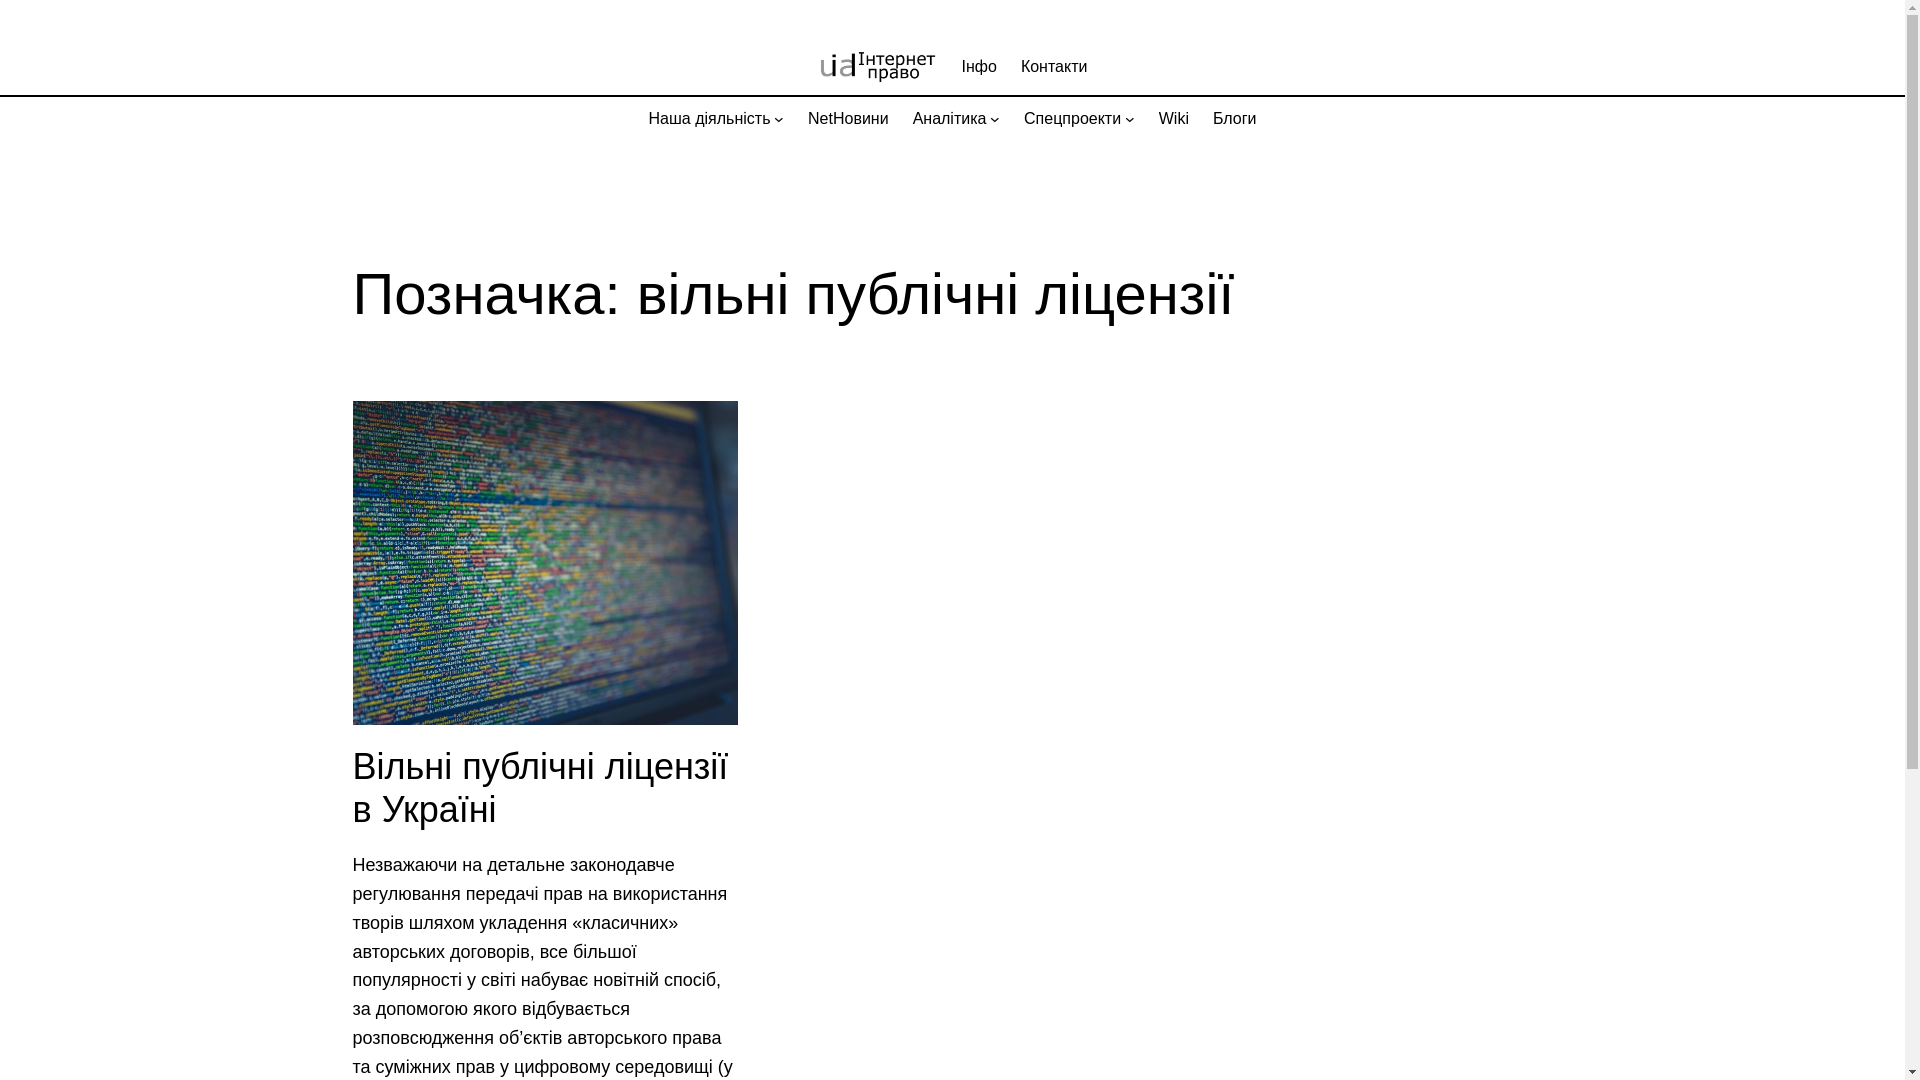 Image resolution: width=1920 pixels, height=1080 pixels. What do you see at coordinates (1174, 119) in the screenshot?
I see `'Wiki'` at bounding box center [1174, 119].